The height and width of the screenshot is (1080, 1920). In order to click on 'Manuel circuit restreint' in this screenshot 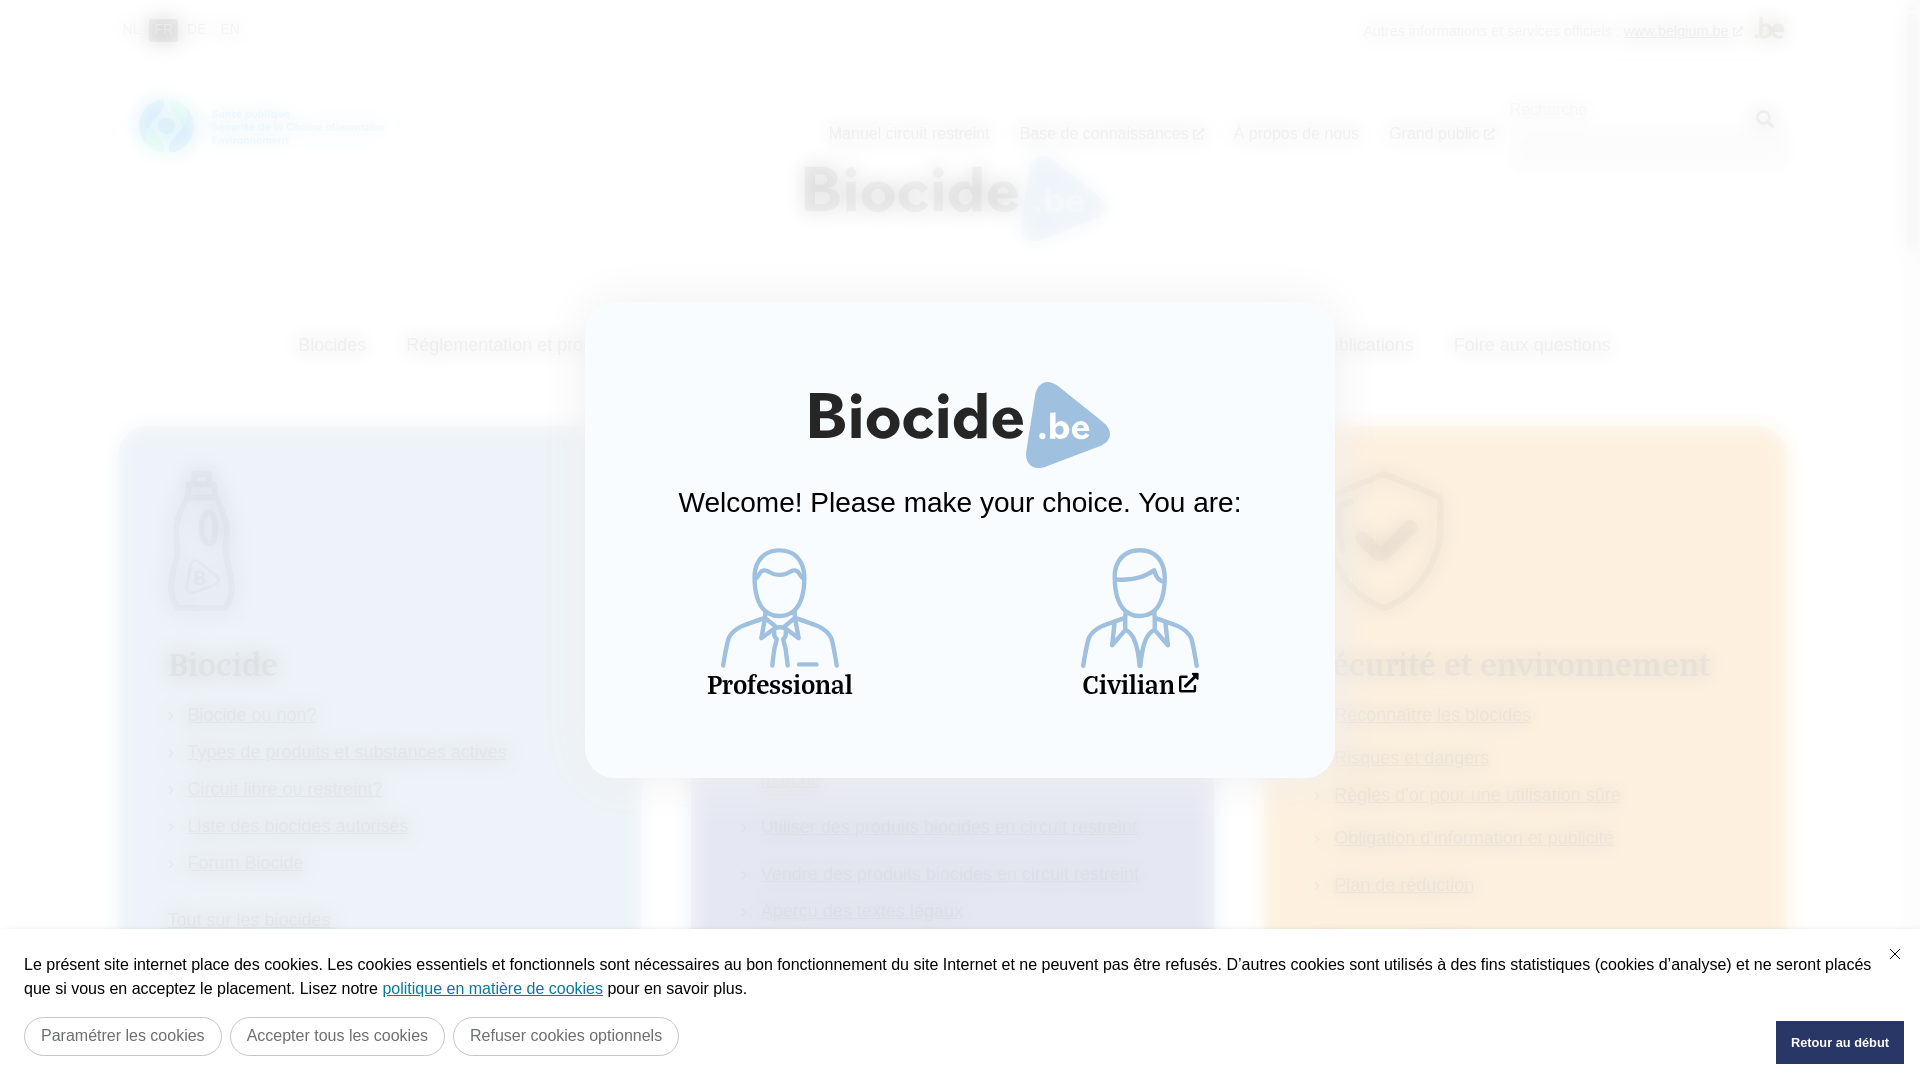, I will do `click(908, 134)`.